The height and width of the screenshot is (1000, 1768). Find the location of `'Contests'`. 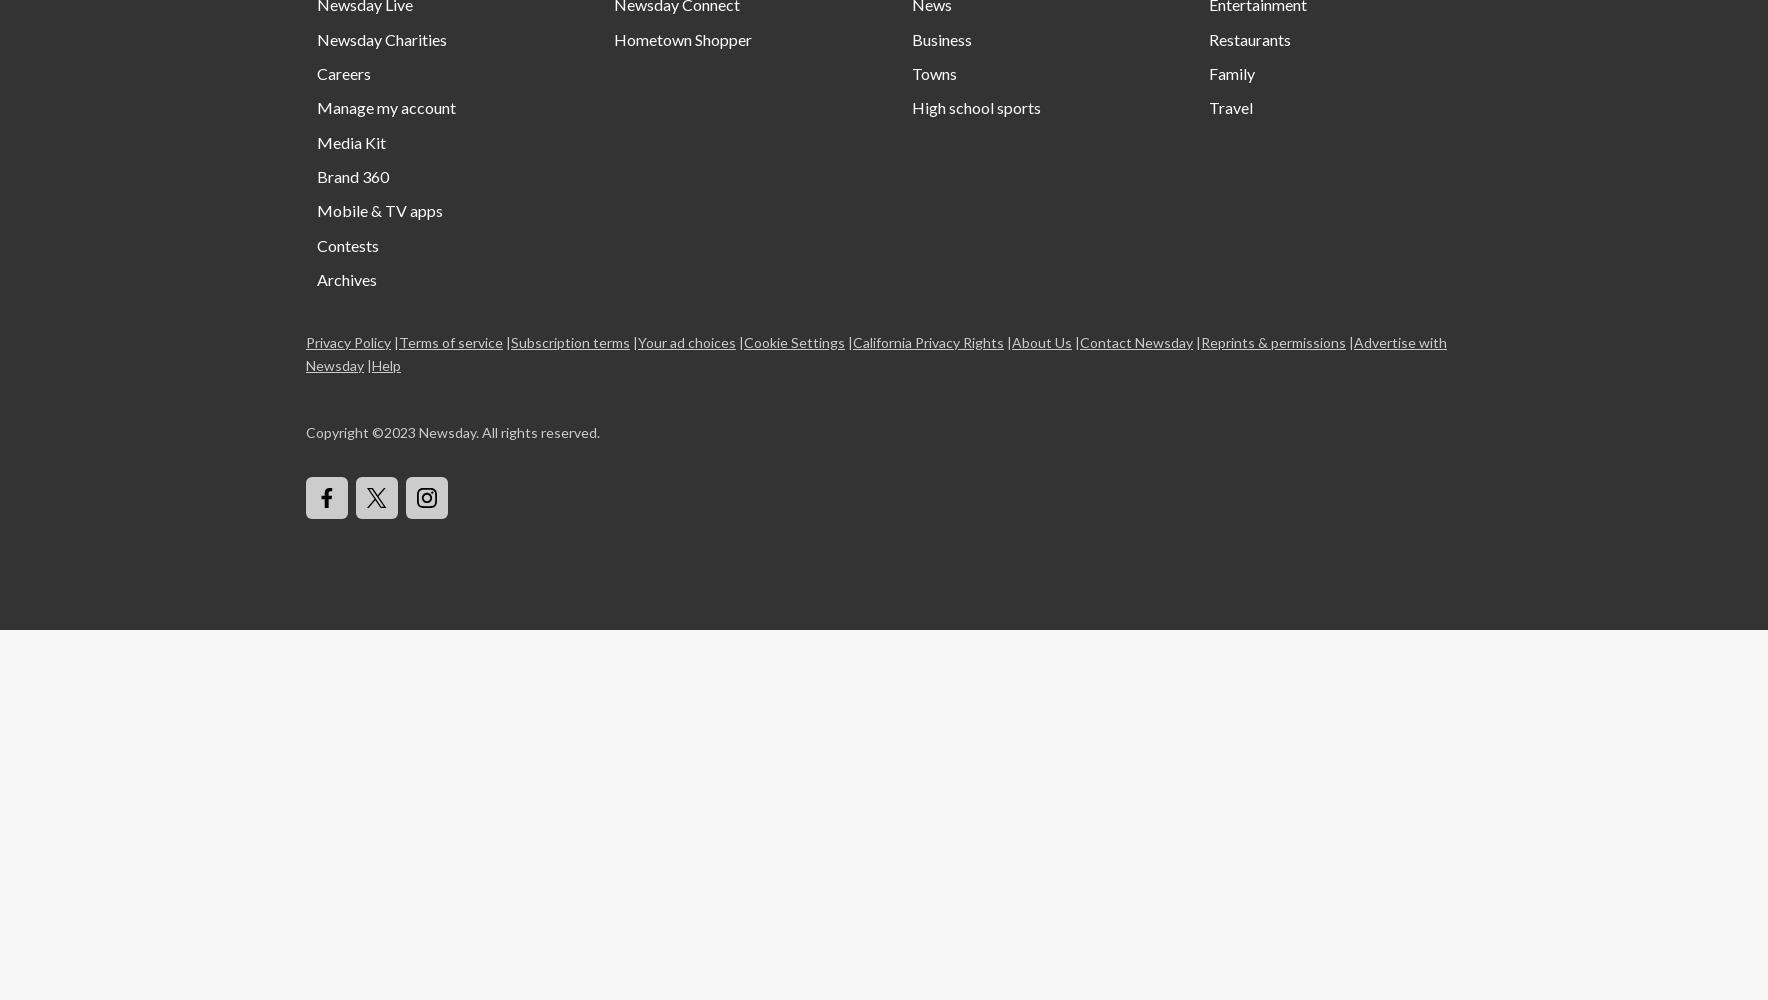

'Contests' is located at coordinates (347, 243).